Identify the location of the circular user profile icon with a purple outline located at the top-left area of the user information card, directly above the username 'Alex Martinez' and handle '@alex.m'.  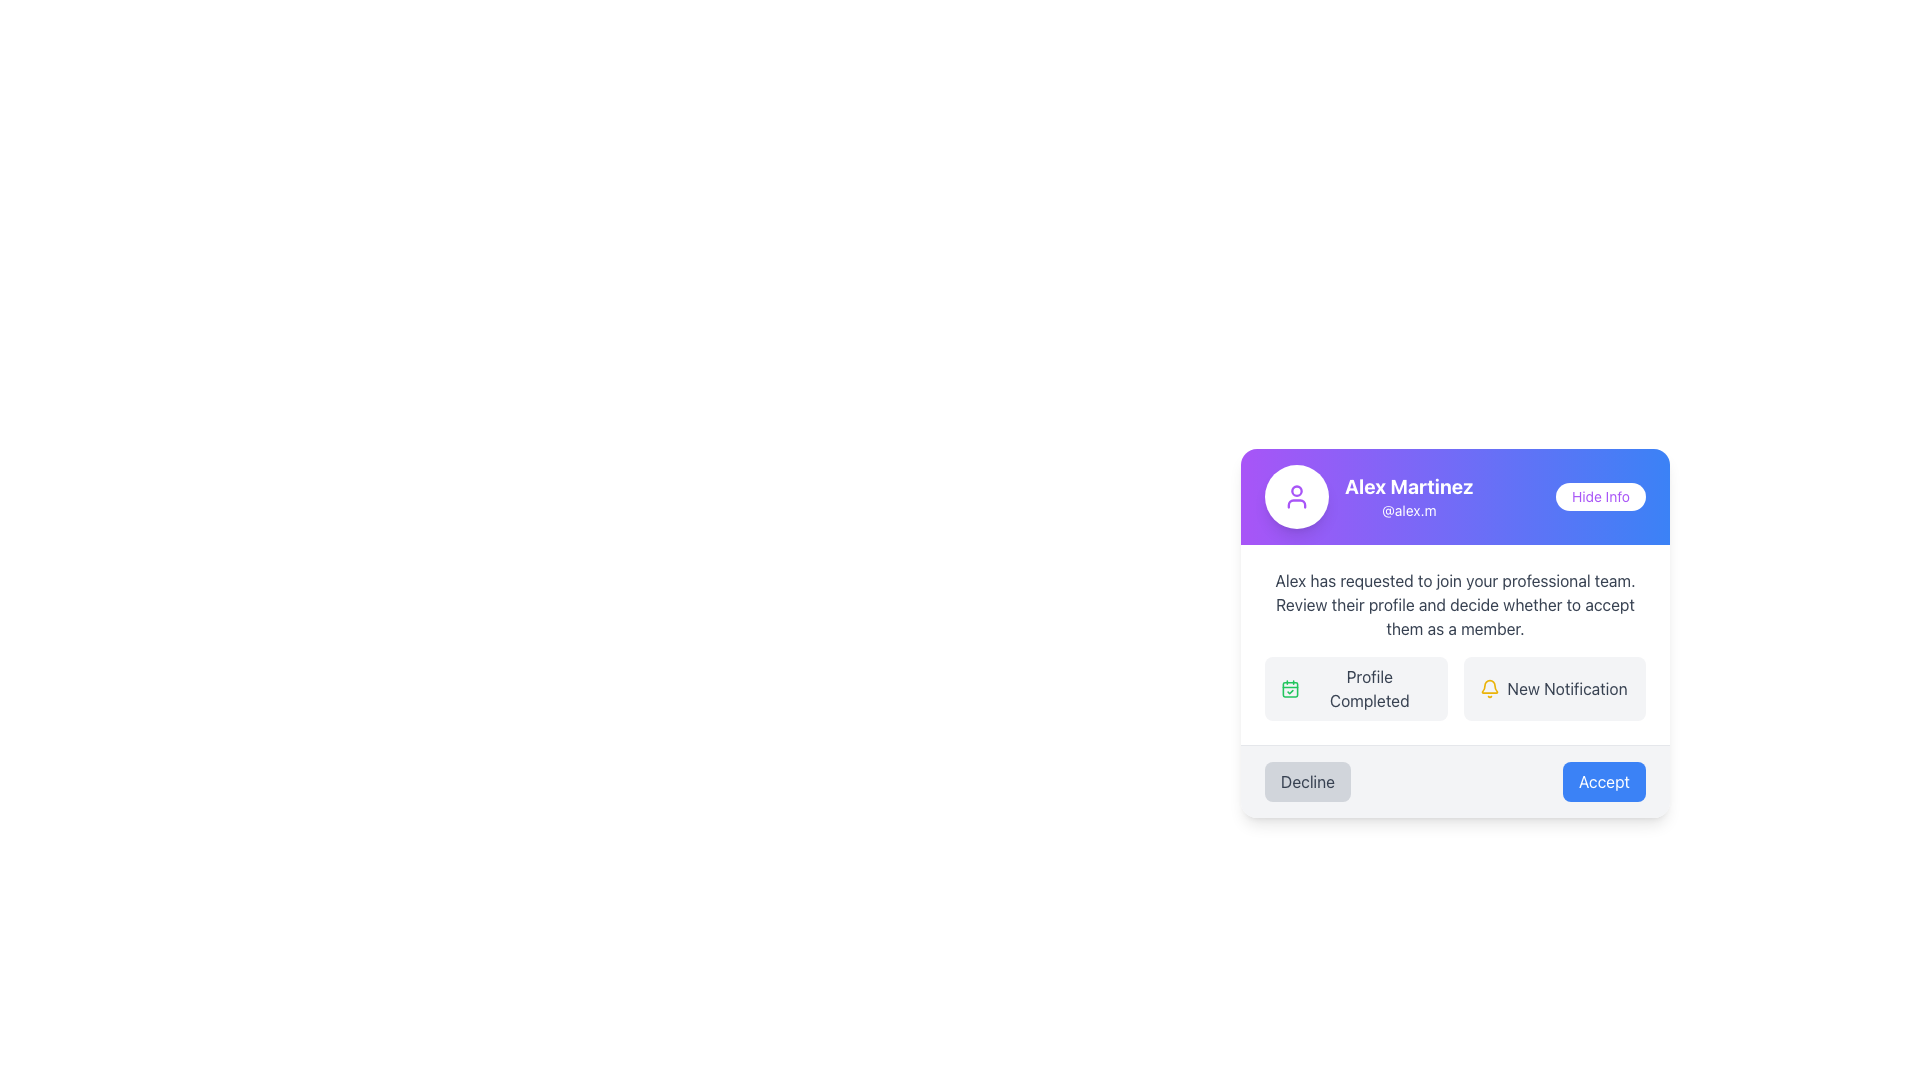
(1296, 496).